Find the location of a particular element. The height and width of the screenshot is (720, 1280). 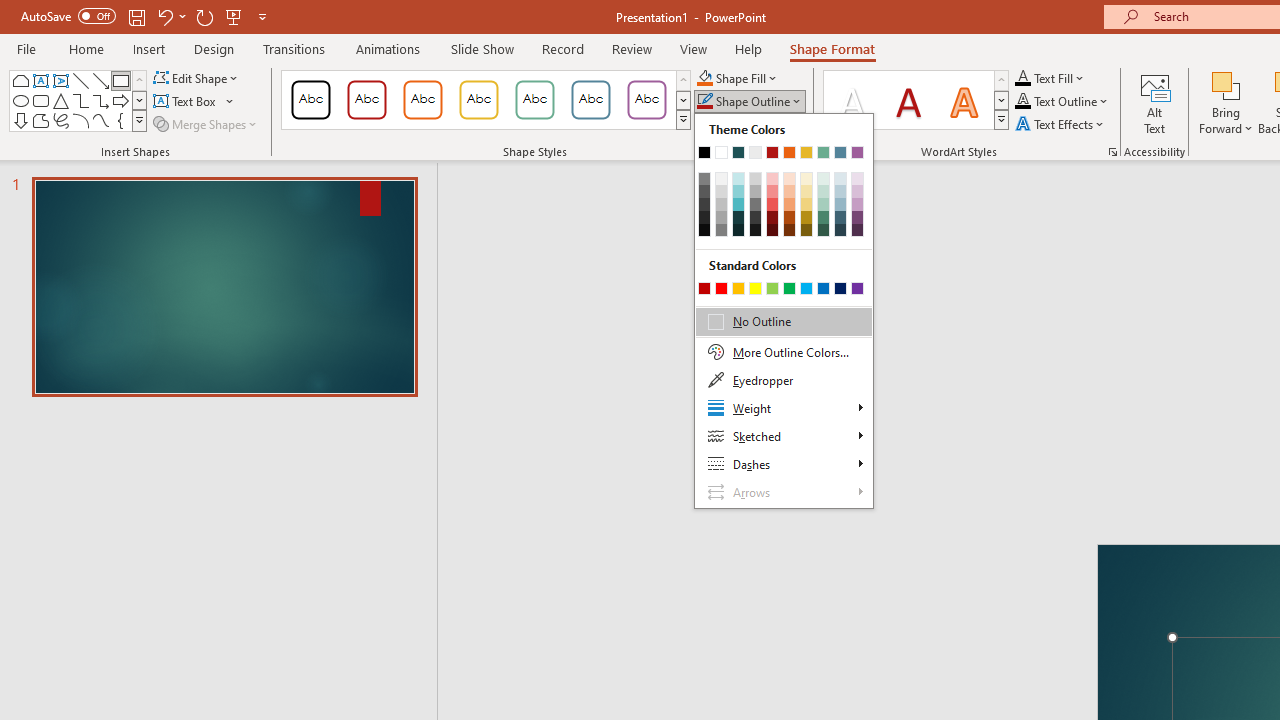

'Draw Horizontal Text Box' is located at coordinates (186, 101).